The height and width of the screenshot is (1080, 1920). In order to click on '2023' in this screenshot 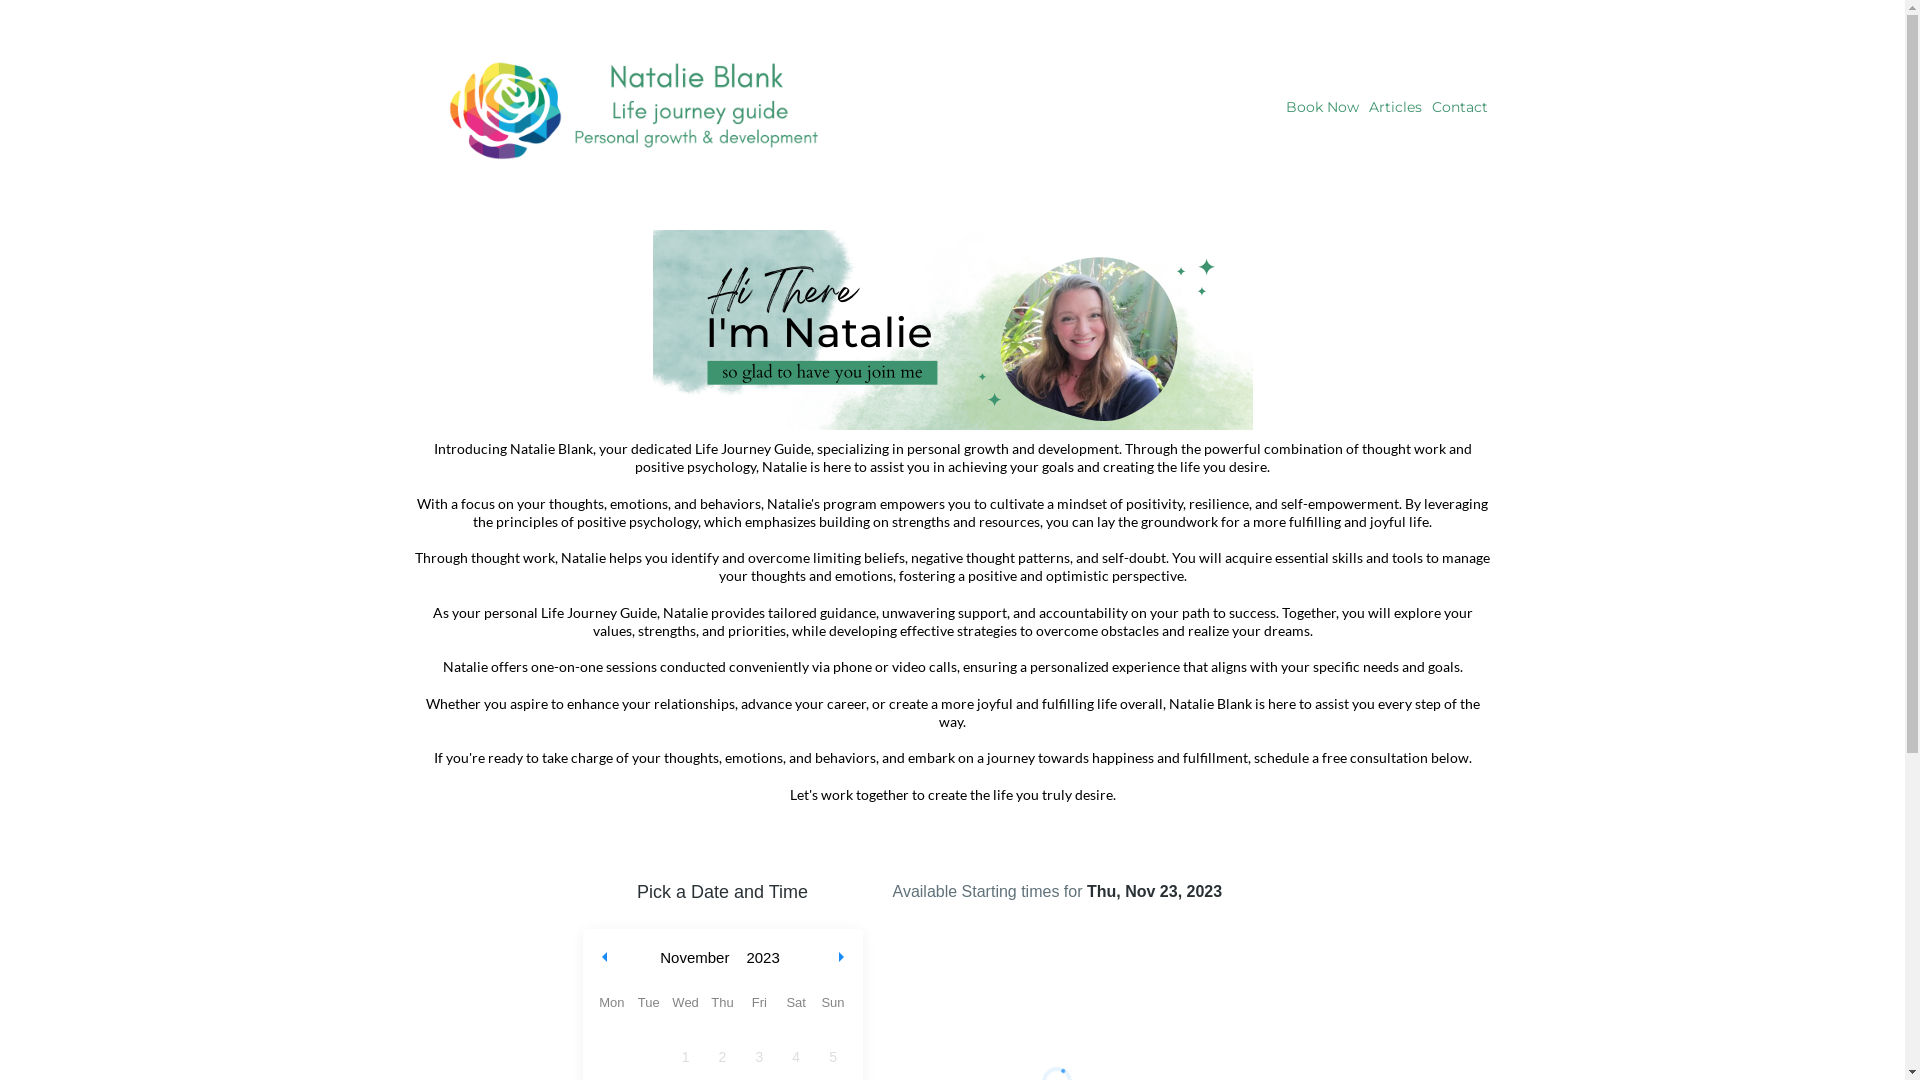, I will do `click(738, 956)`.